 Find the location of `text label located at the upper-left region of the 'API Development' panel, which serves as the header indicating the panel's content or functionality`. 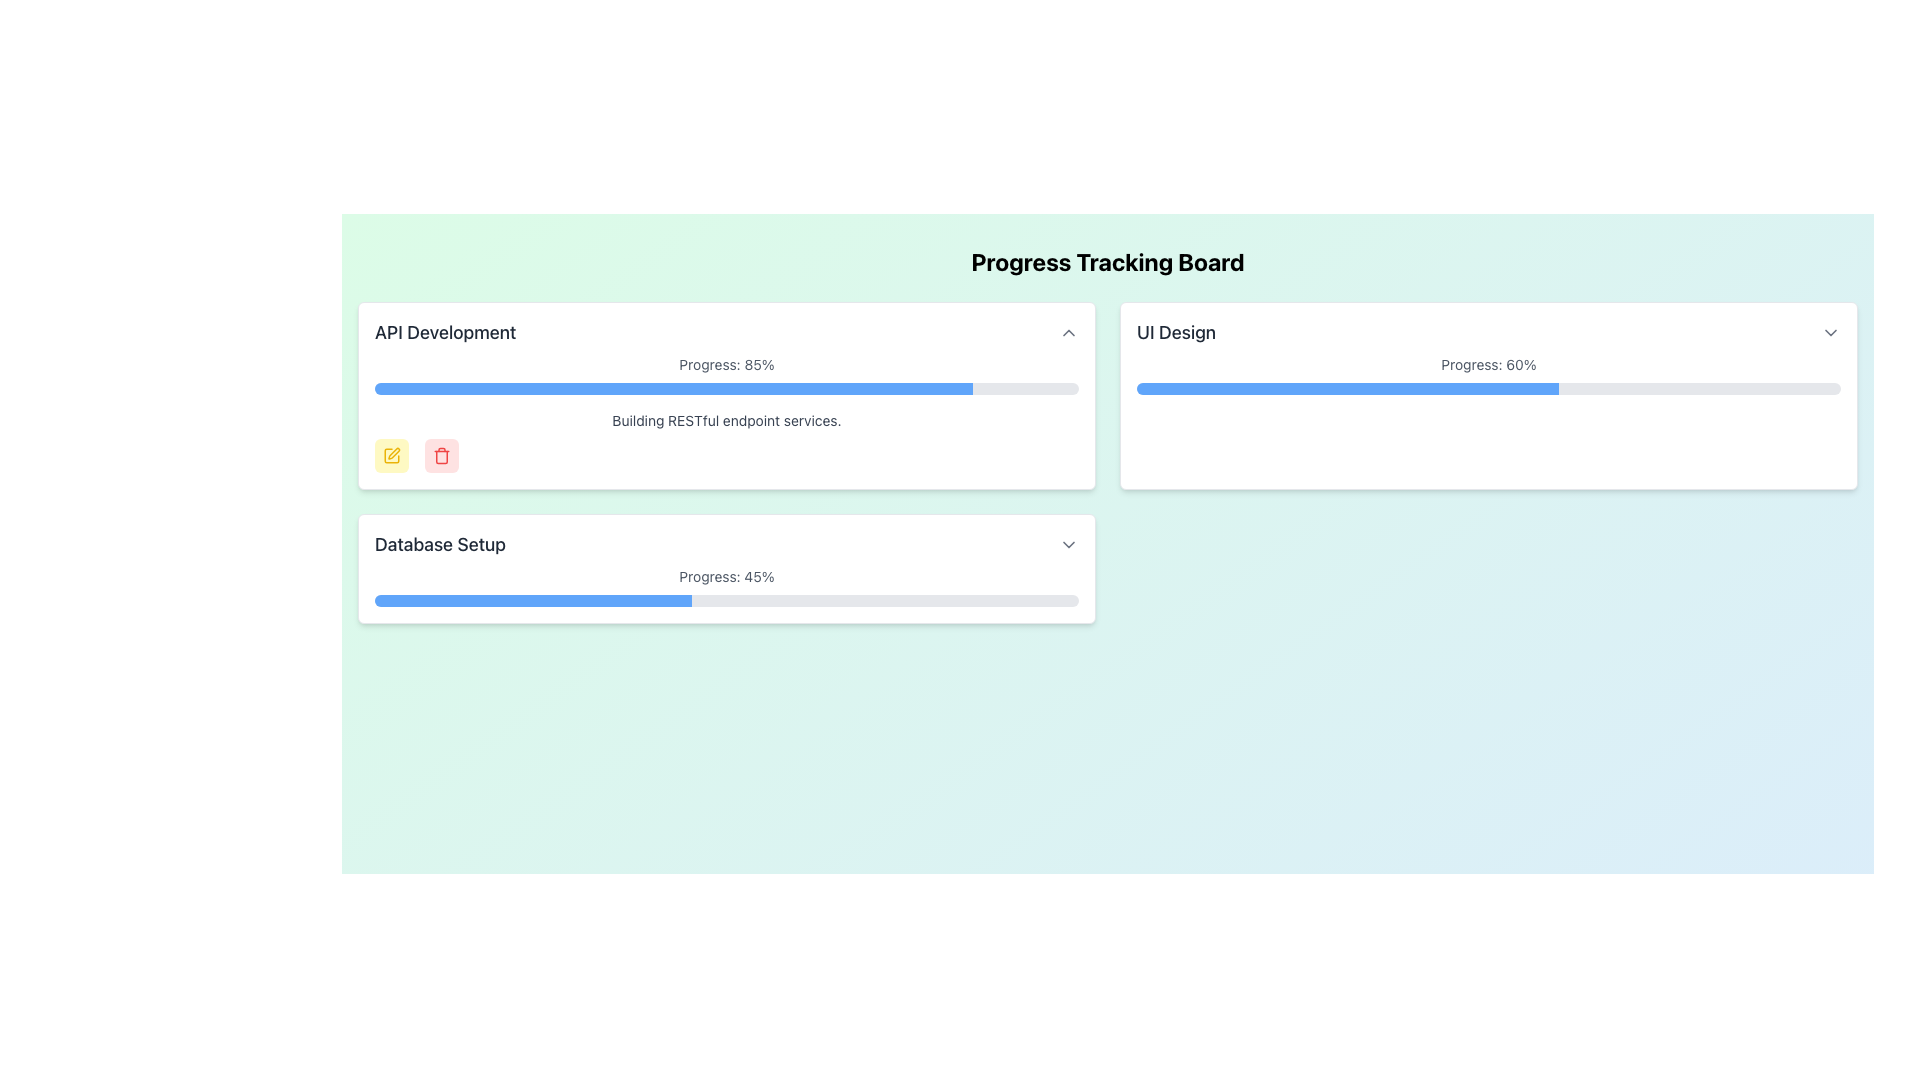

text label located at the upper-left region of the 'API Development' panel, which serves as the header indicating the panel's content or functionality is located at coordinates (444, 331).